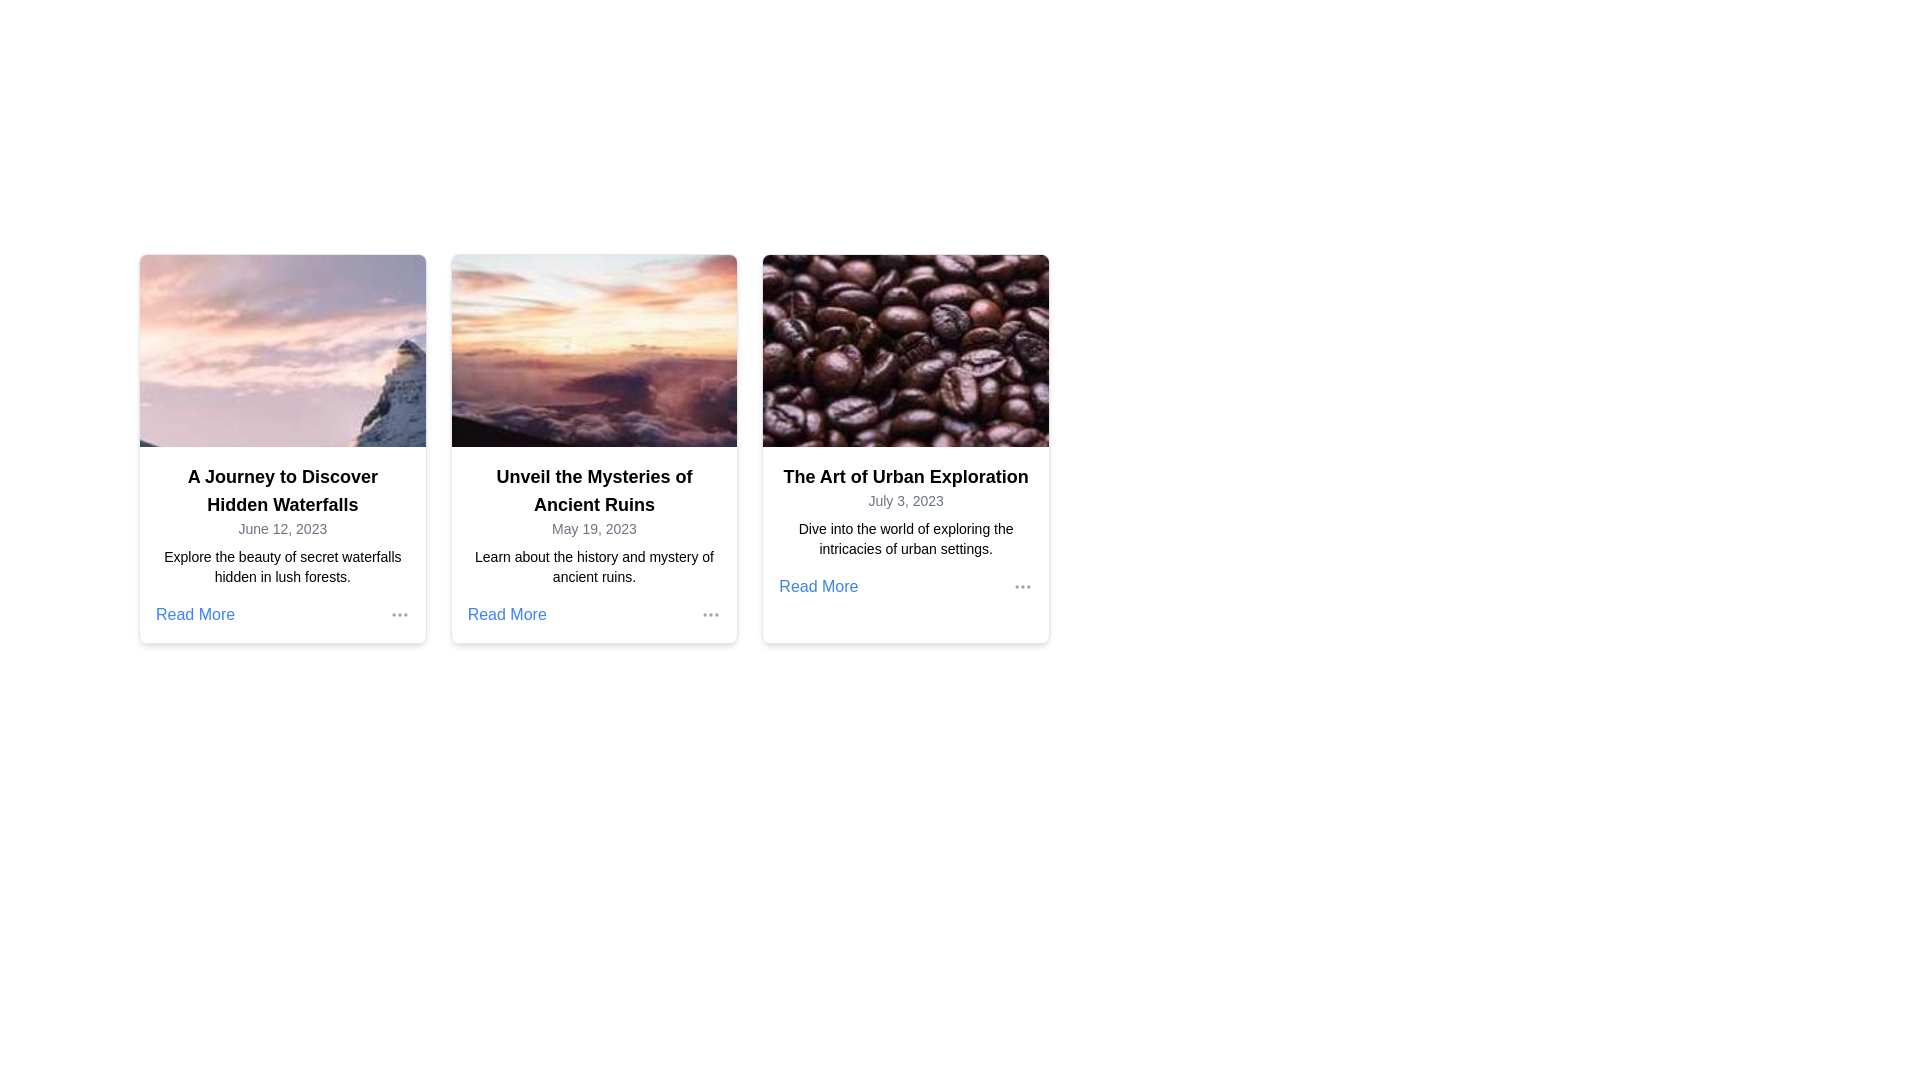 This screenshot has width=1920, height=1080. What do you see at coordinates (507, 613) in the screenshot?
I see `the 'Read More' hyperlink located at the bottom left corner of the second content card related to 'Unveil the Mysteries of Ancient Ruins'` at bounding box center [507, 613].